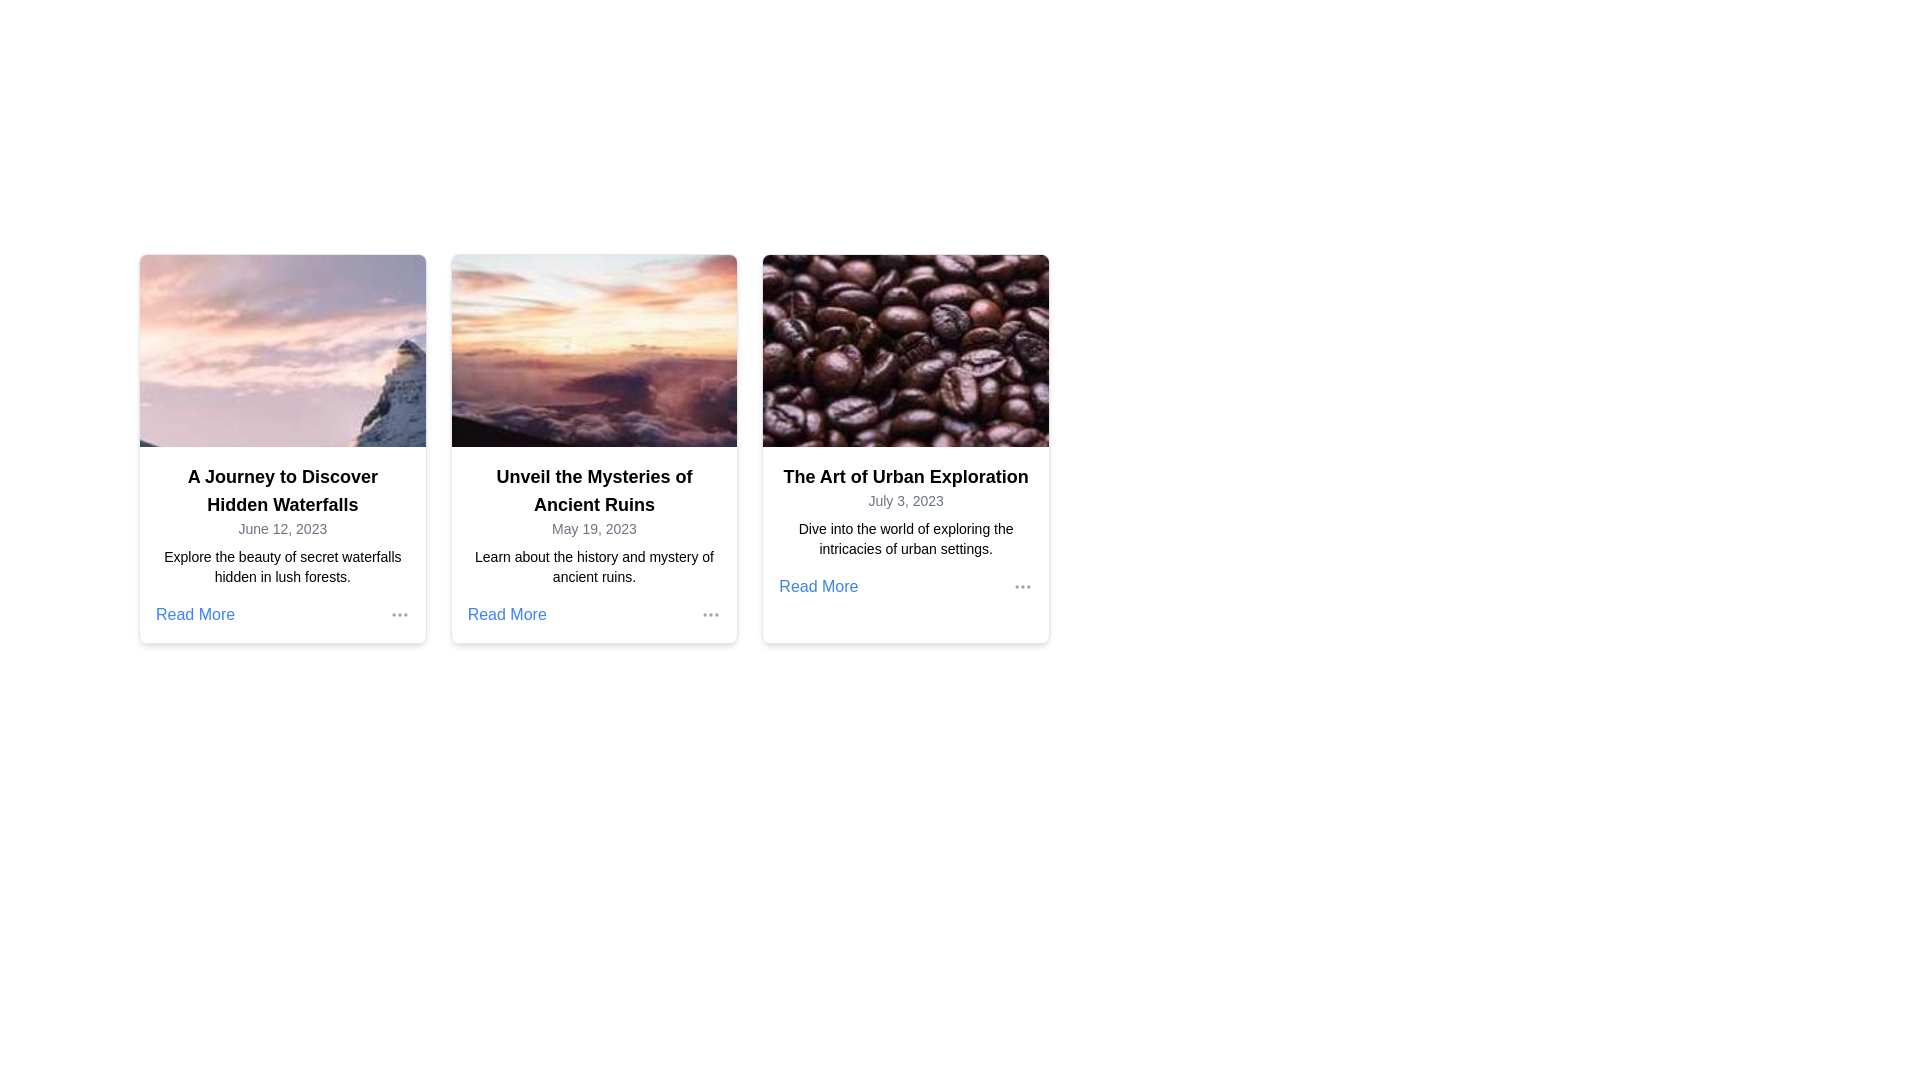 This screenshot has width=1920, height=1080. What do you see at coordinates (507, 613) in the screenshot?
I see `the 'Read More' hyperlink located at the bottom left corner of the second content card related to 'Unveil the Mysteries of Ancient Ruins'` at bounding box center [507, 613].